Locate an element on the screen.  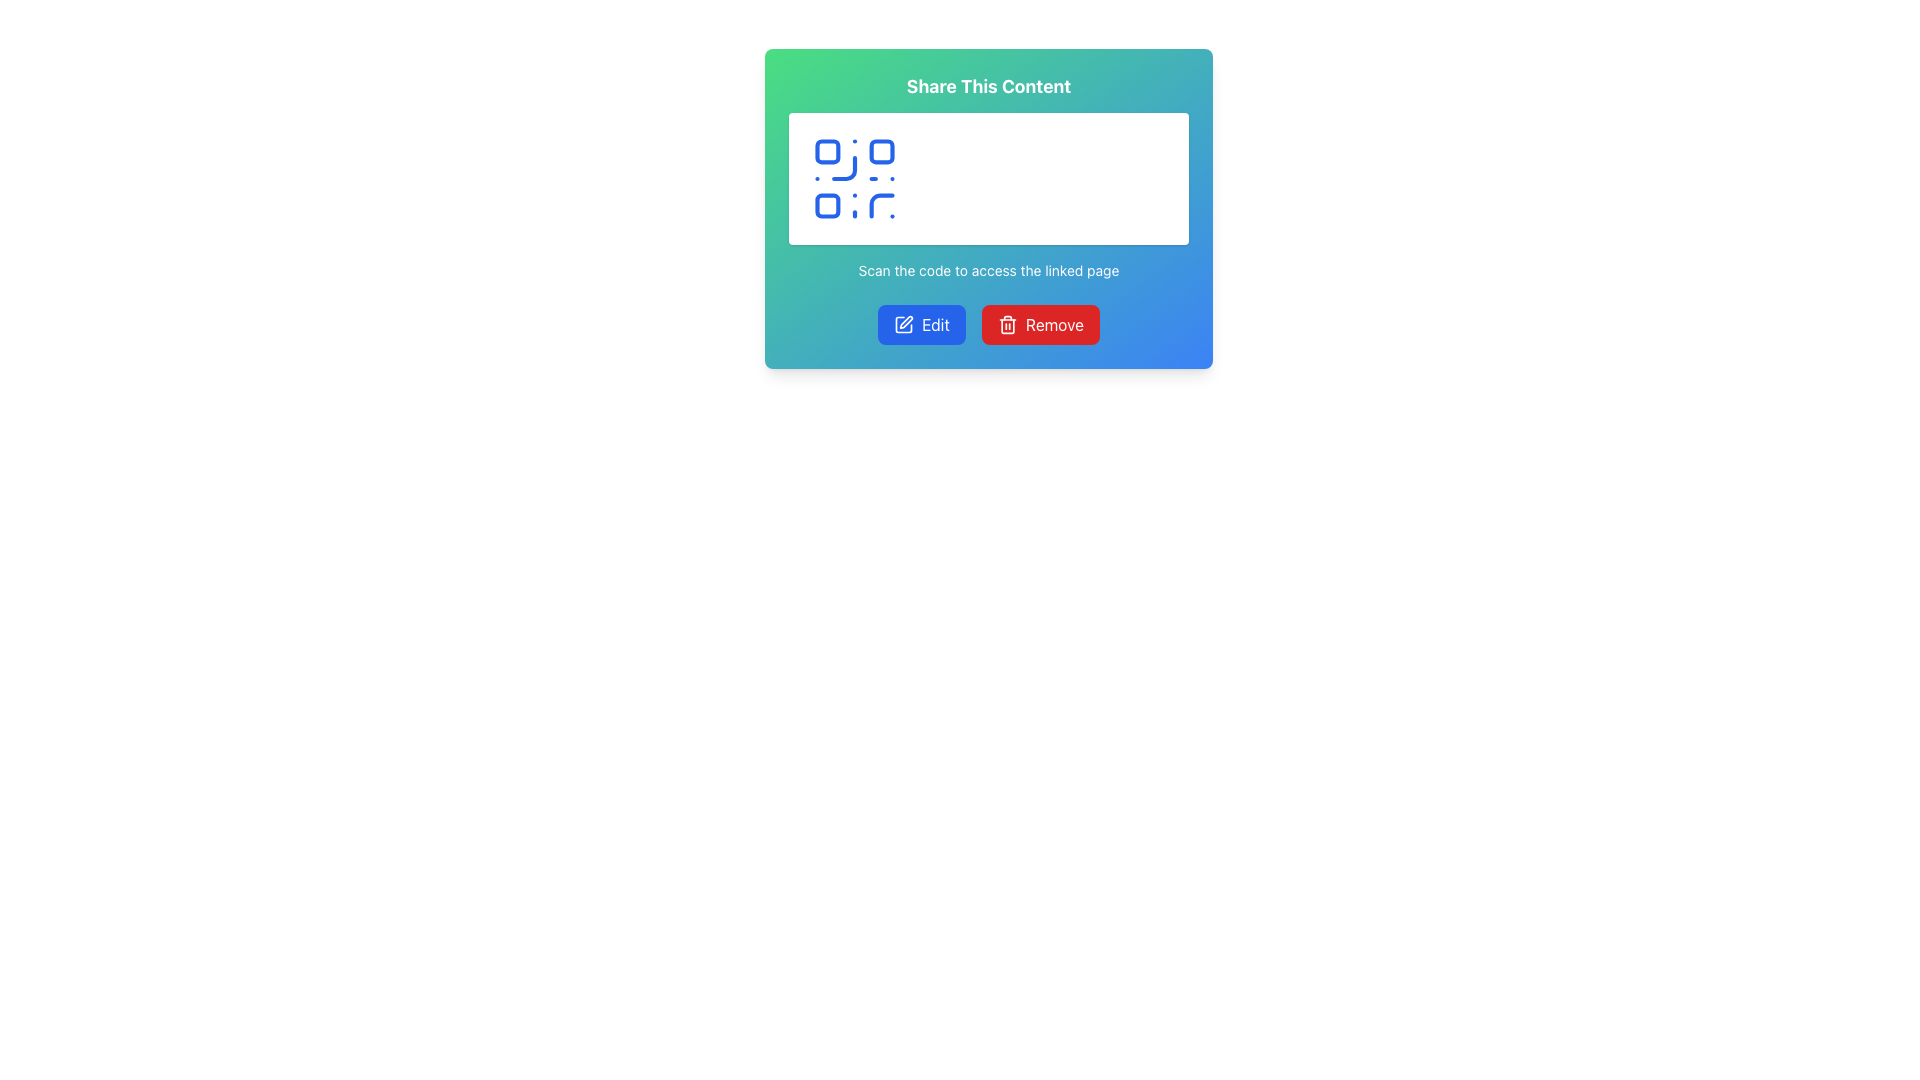
the 'Remove' button in the interactive buttons group is located at coordinates (988, 323).